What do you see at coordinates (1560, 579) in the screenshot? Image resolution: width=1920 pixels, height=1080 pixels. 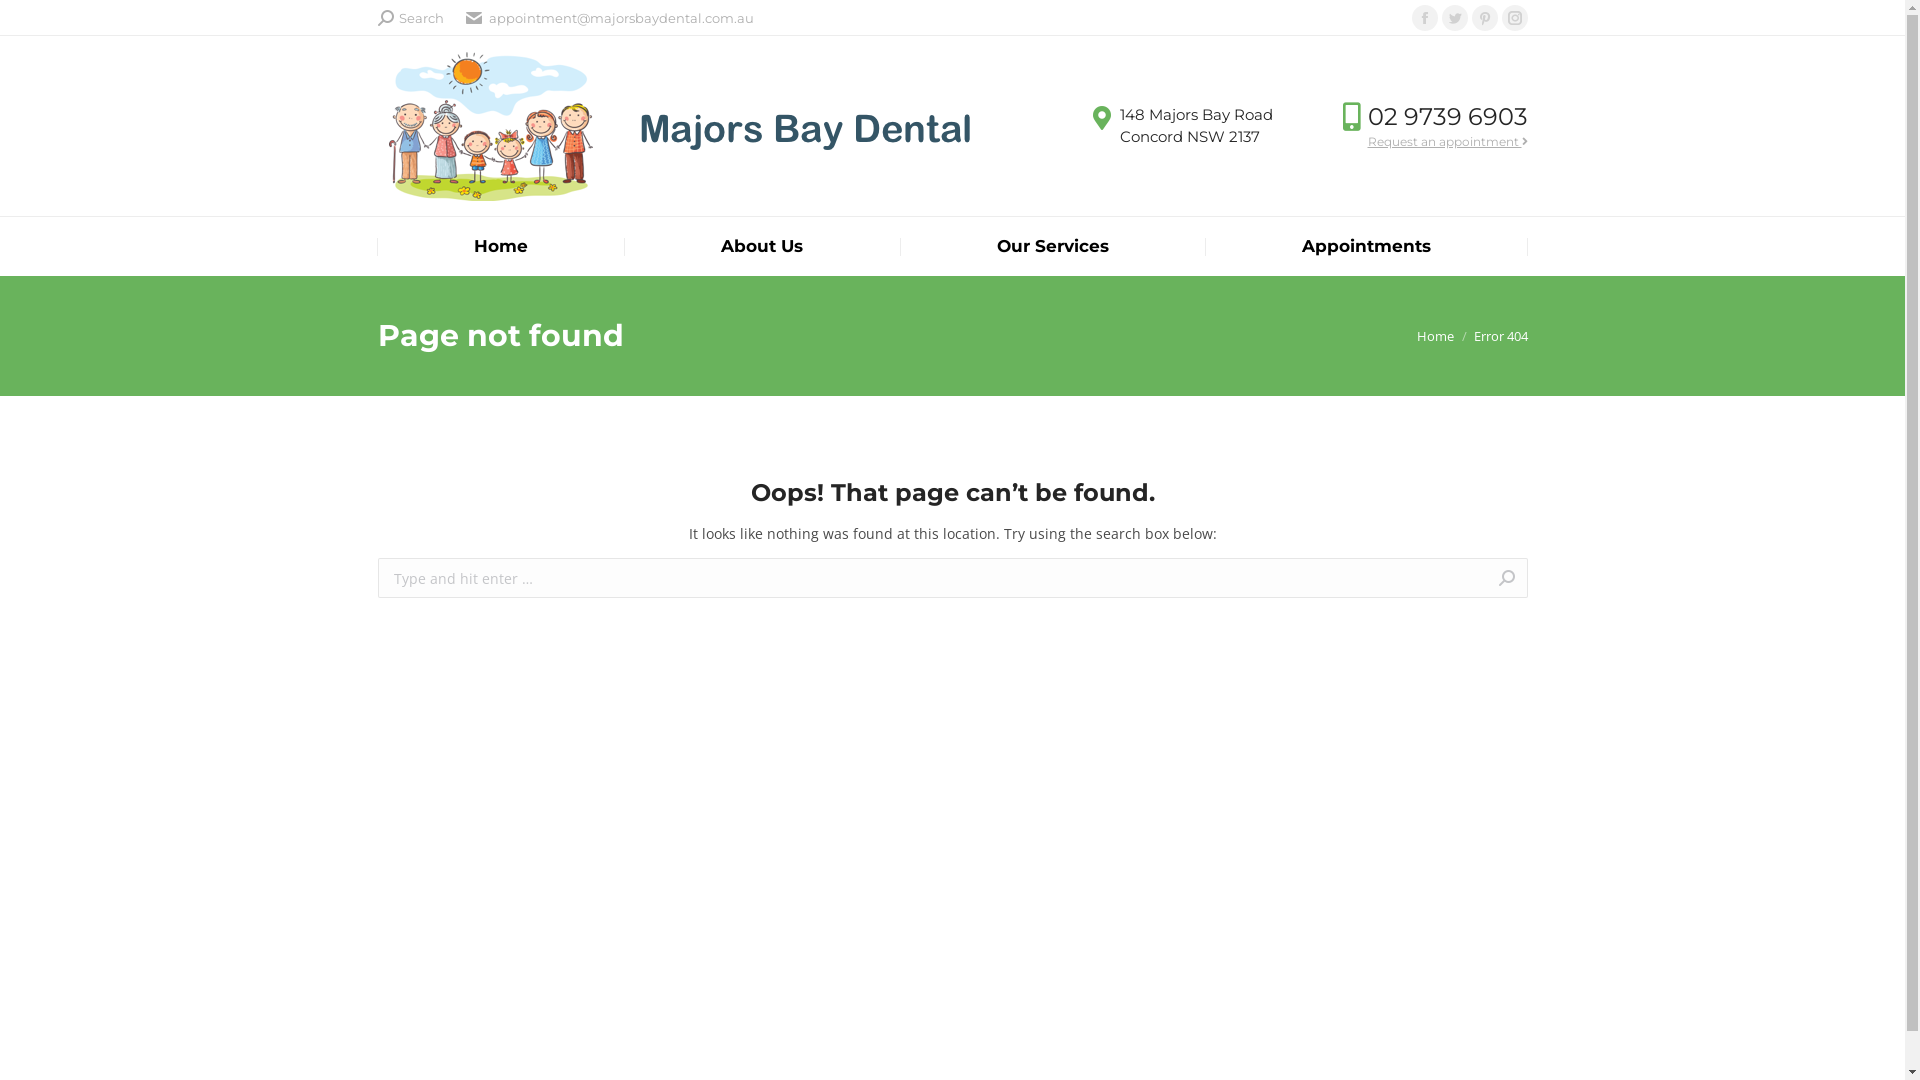 I see `'Go!'` at bounding box center [1560, 579].